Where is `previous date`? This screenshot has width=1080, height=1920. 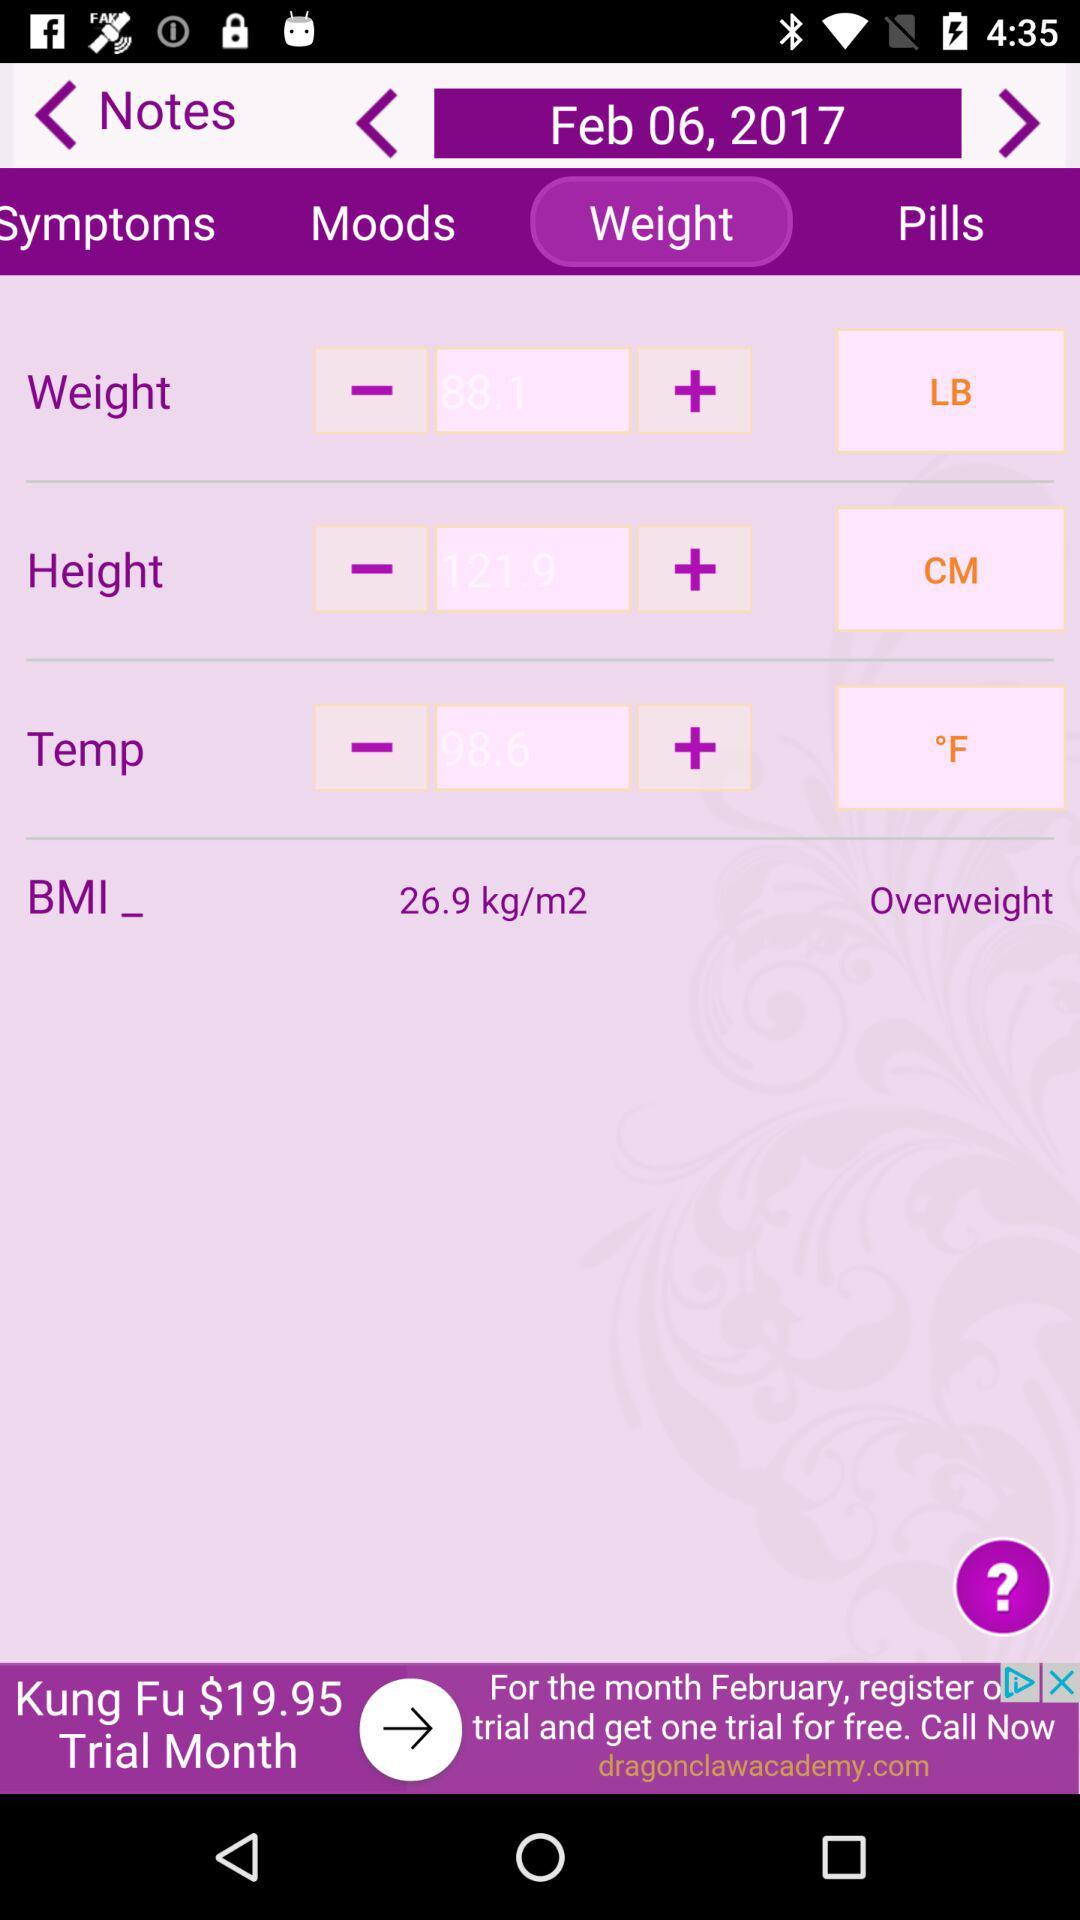 previous date is located at coordinates (376, 122).